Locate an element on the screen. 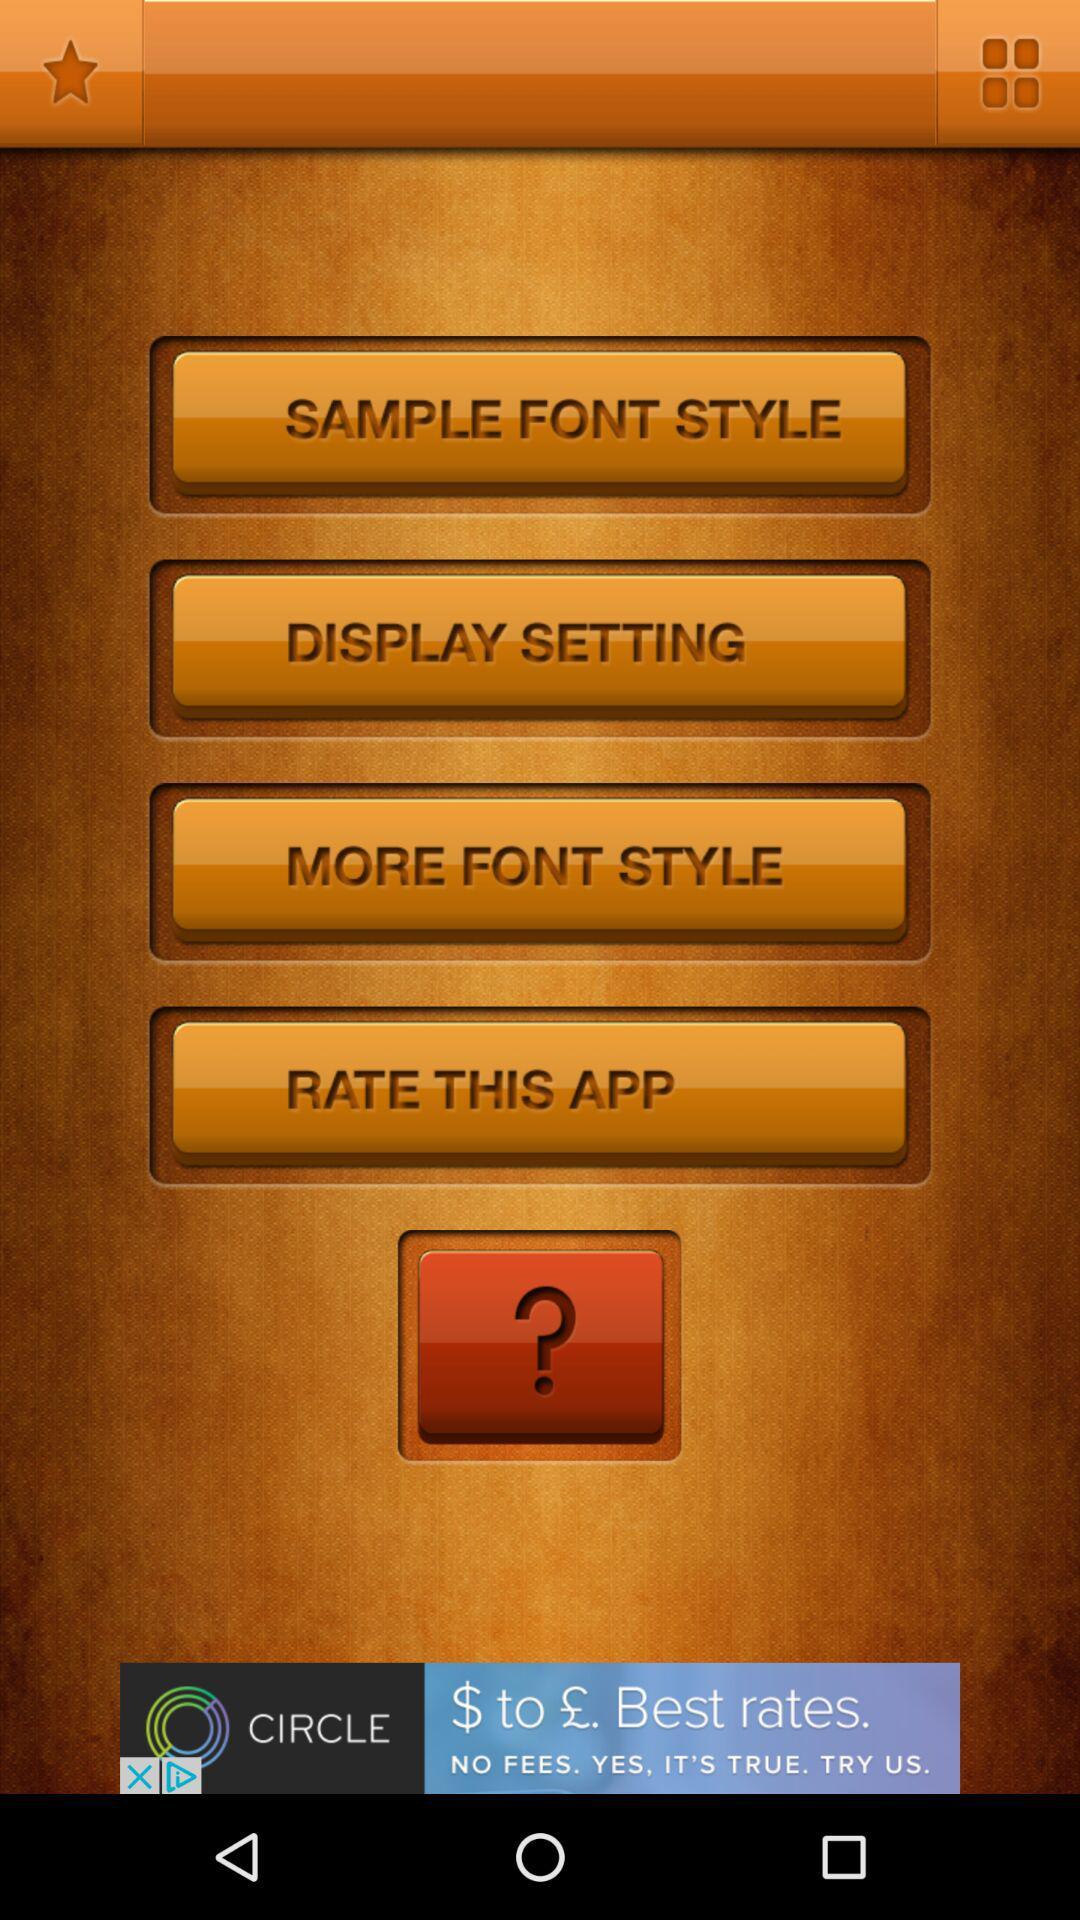 This screenshot has width=1080, height=1920. main screen is located at coordinates (1007, 72).